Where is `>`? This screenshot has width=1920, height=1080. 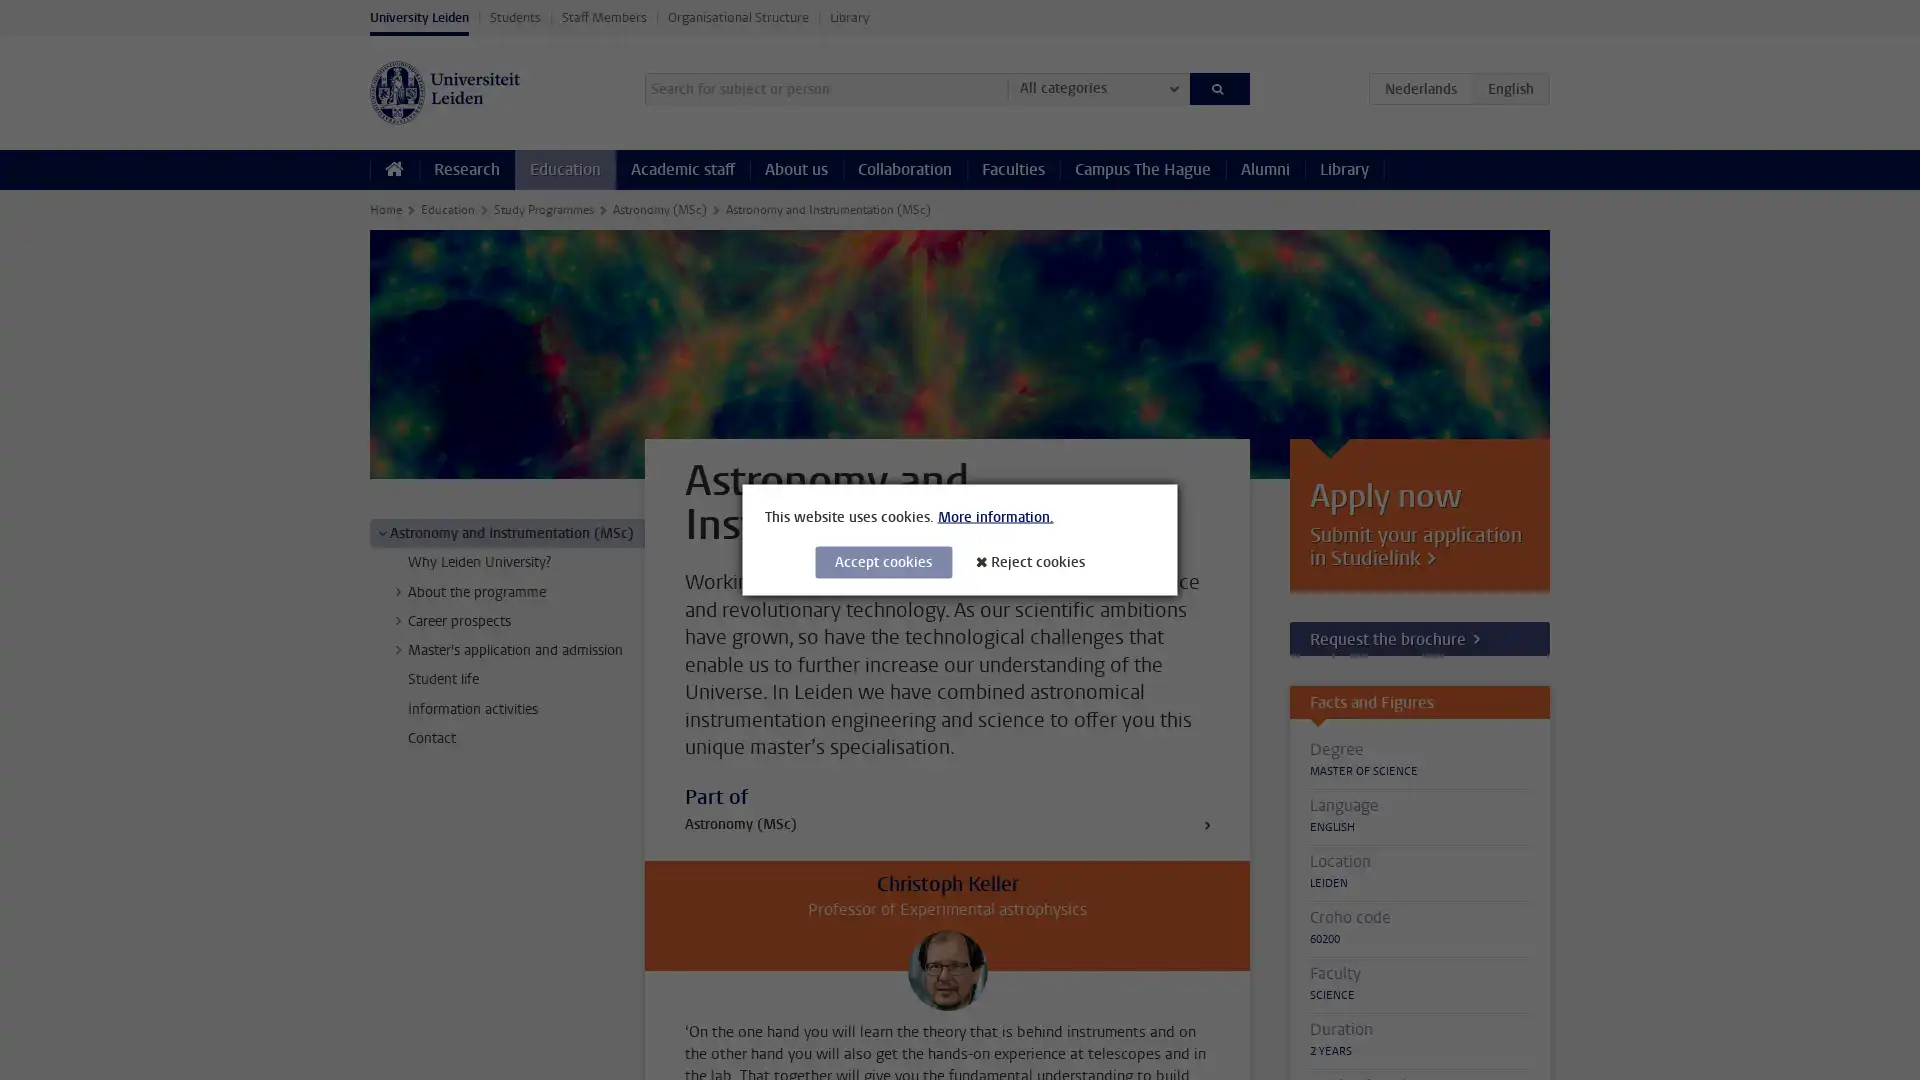 > is located at coordinates (398, 589).